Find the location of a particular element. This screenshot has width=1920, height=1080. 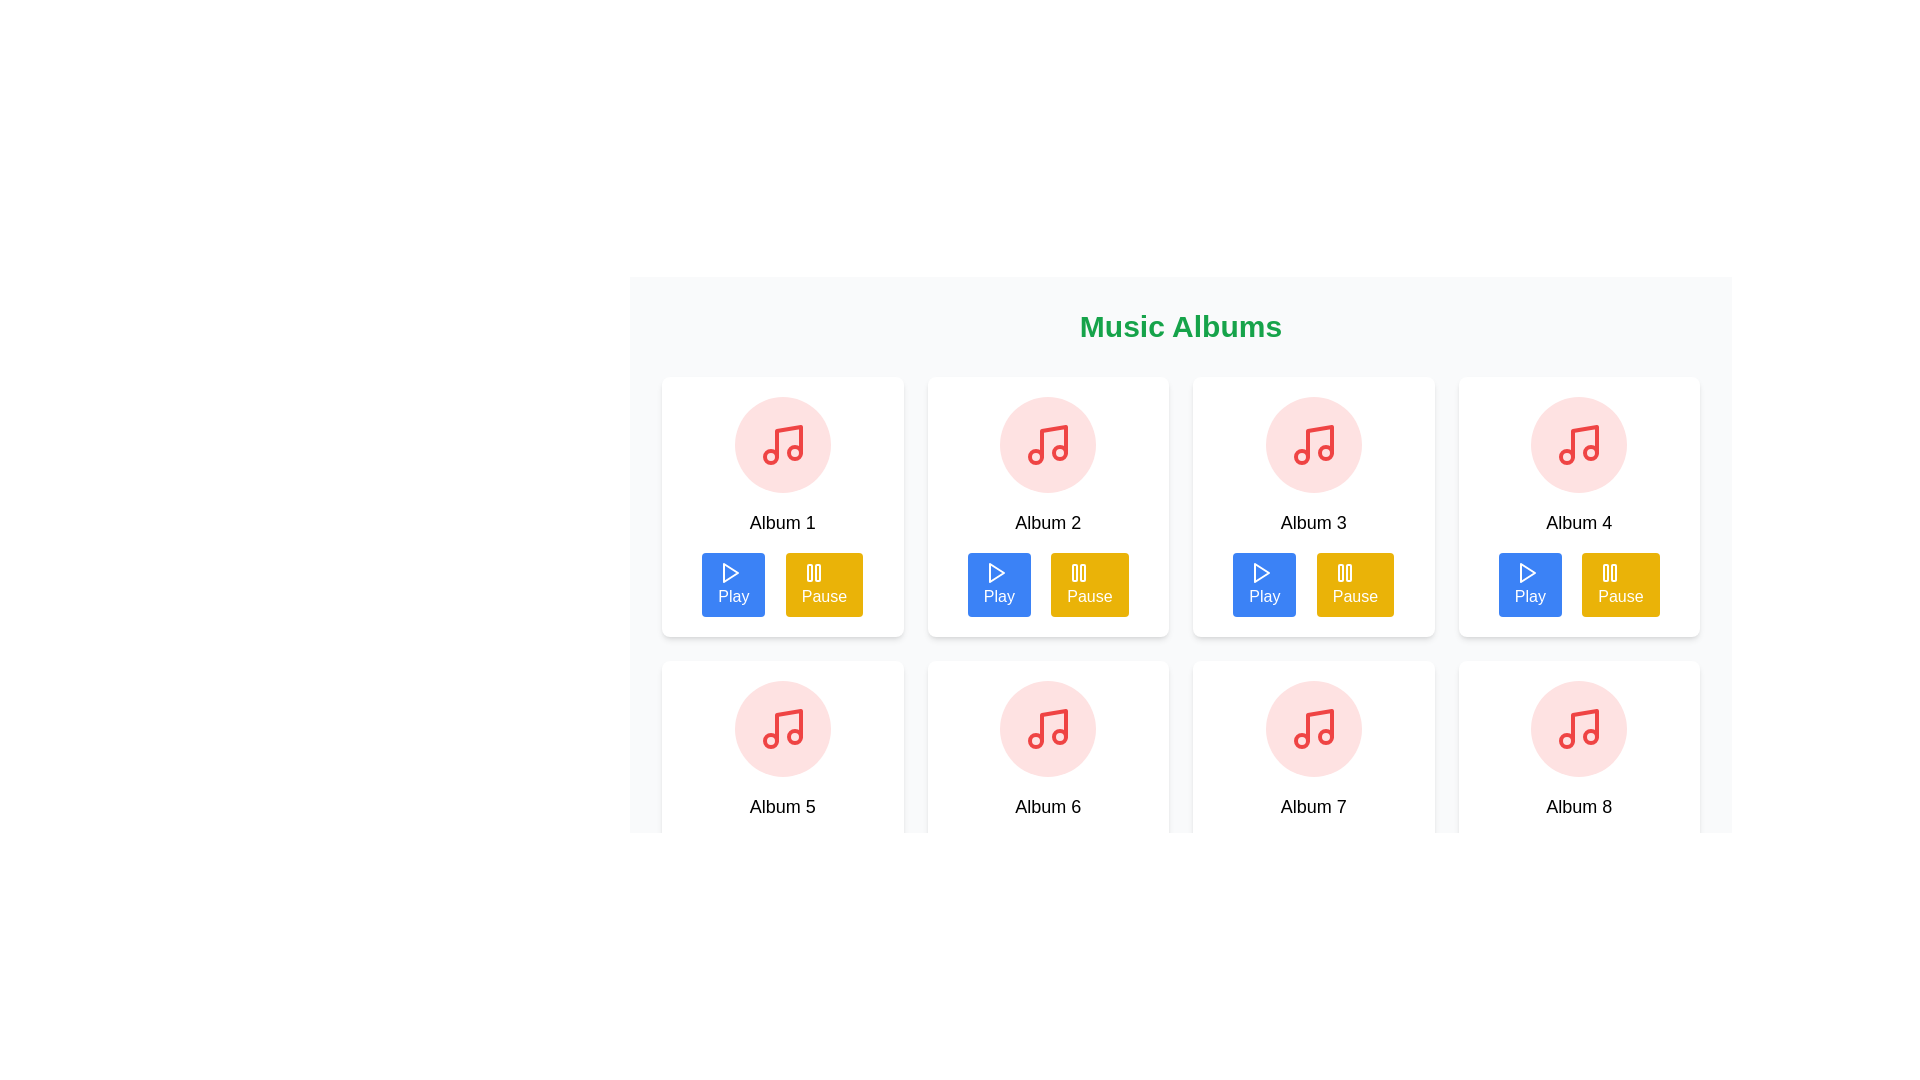

the visual state of the 'Play' icon located in the bottom-right quadrant of the album card for 'Album 4' is located at coordinates (1525, 573).